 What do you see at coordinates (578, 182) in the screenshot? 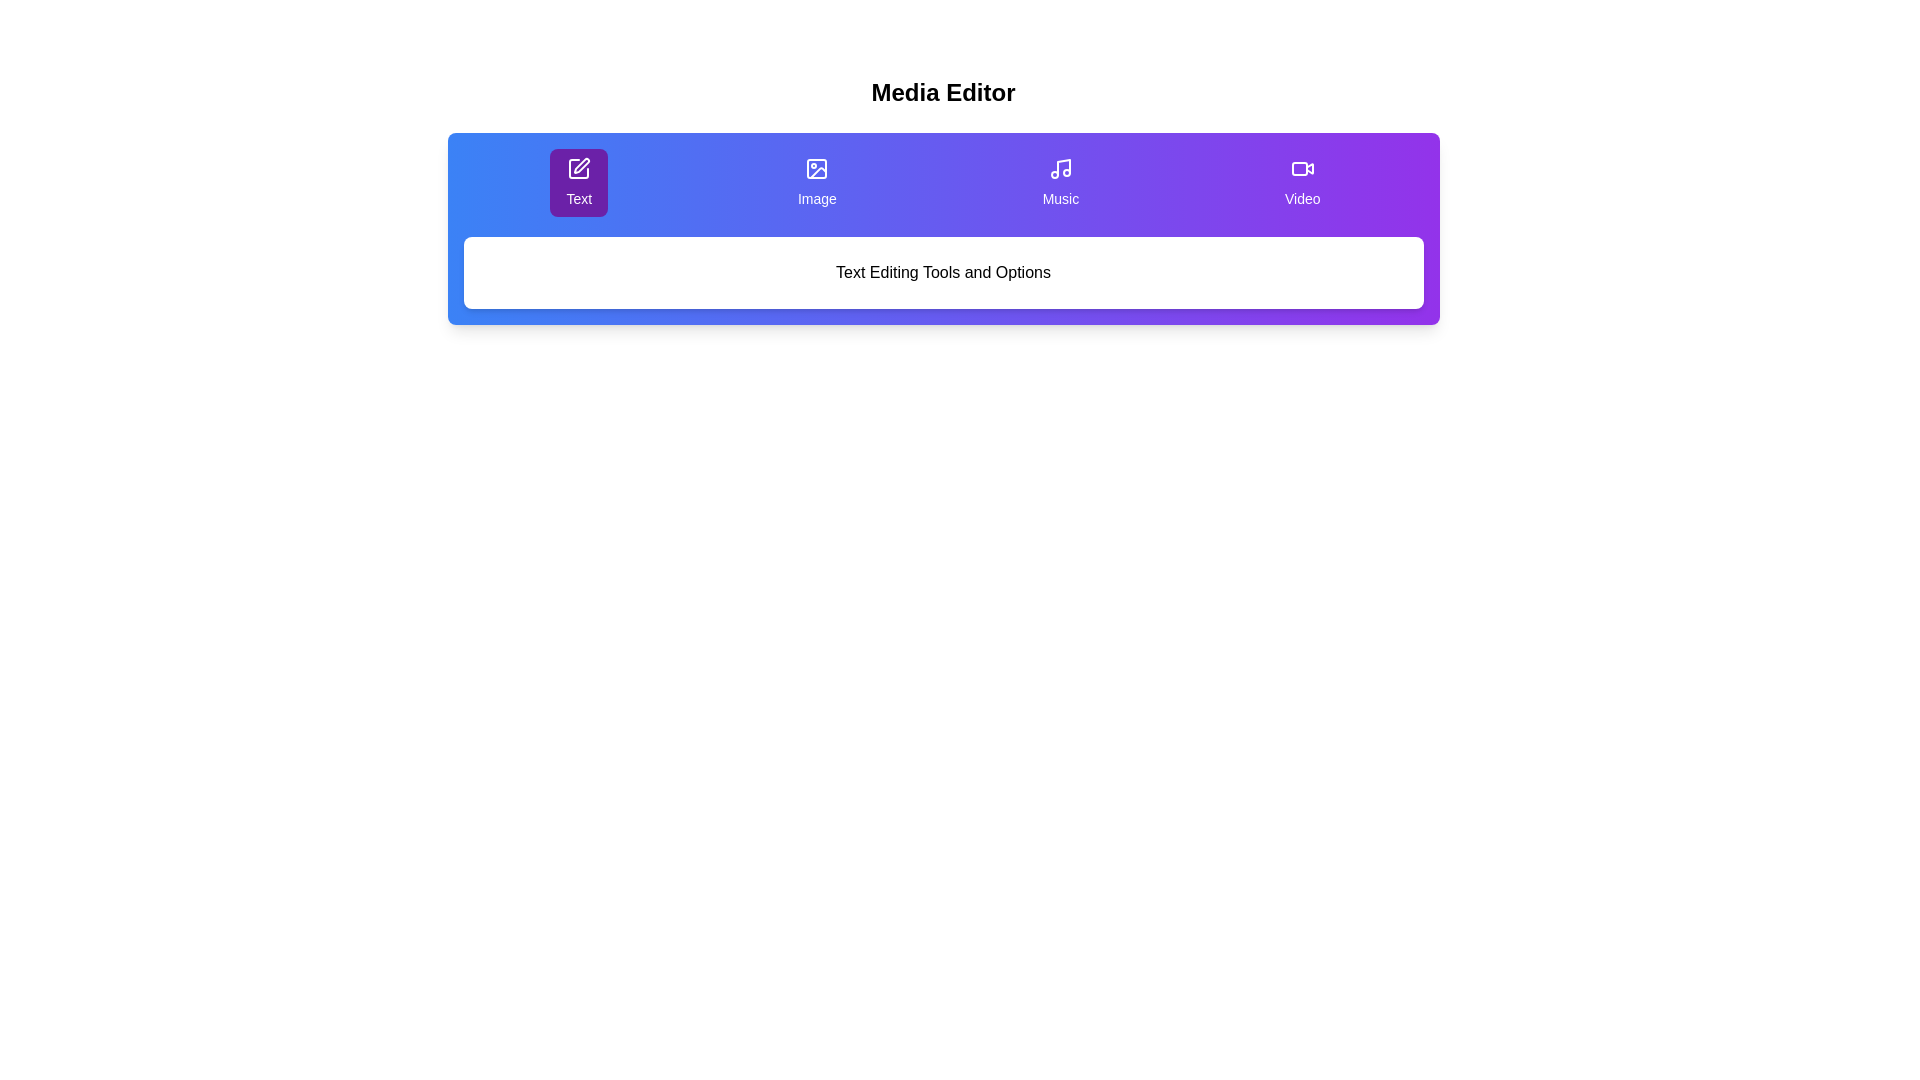
I see `the first button in the navigation bar labeled 'Text' with a pen icon` at bounding box center [578, 182].